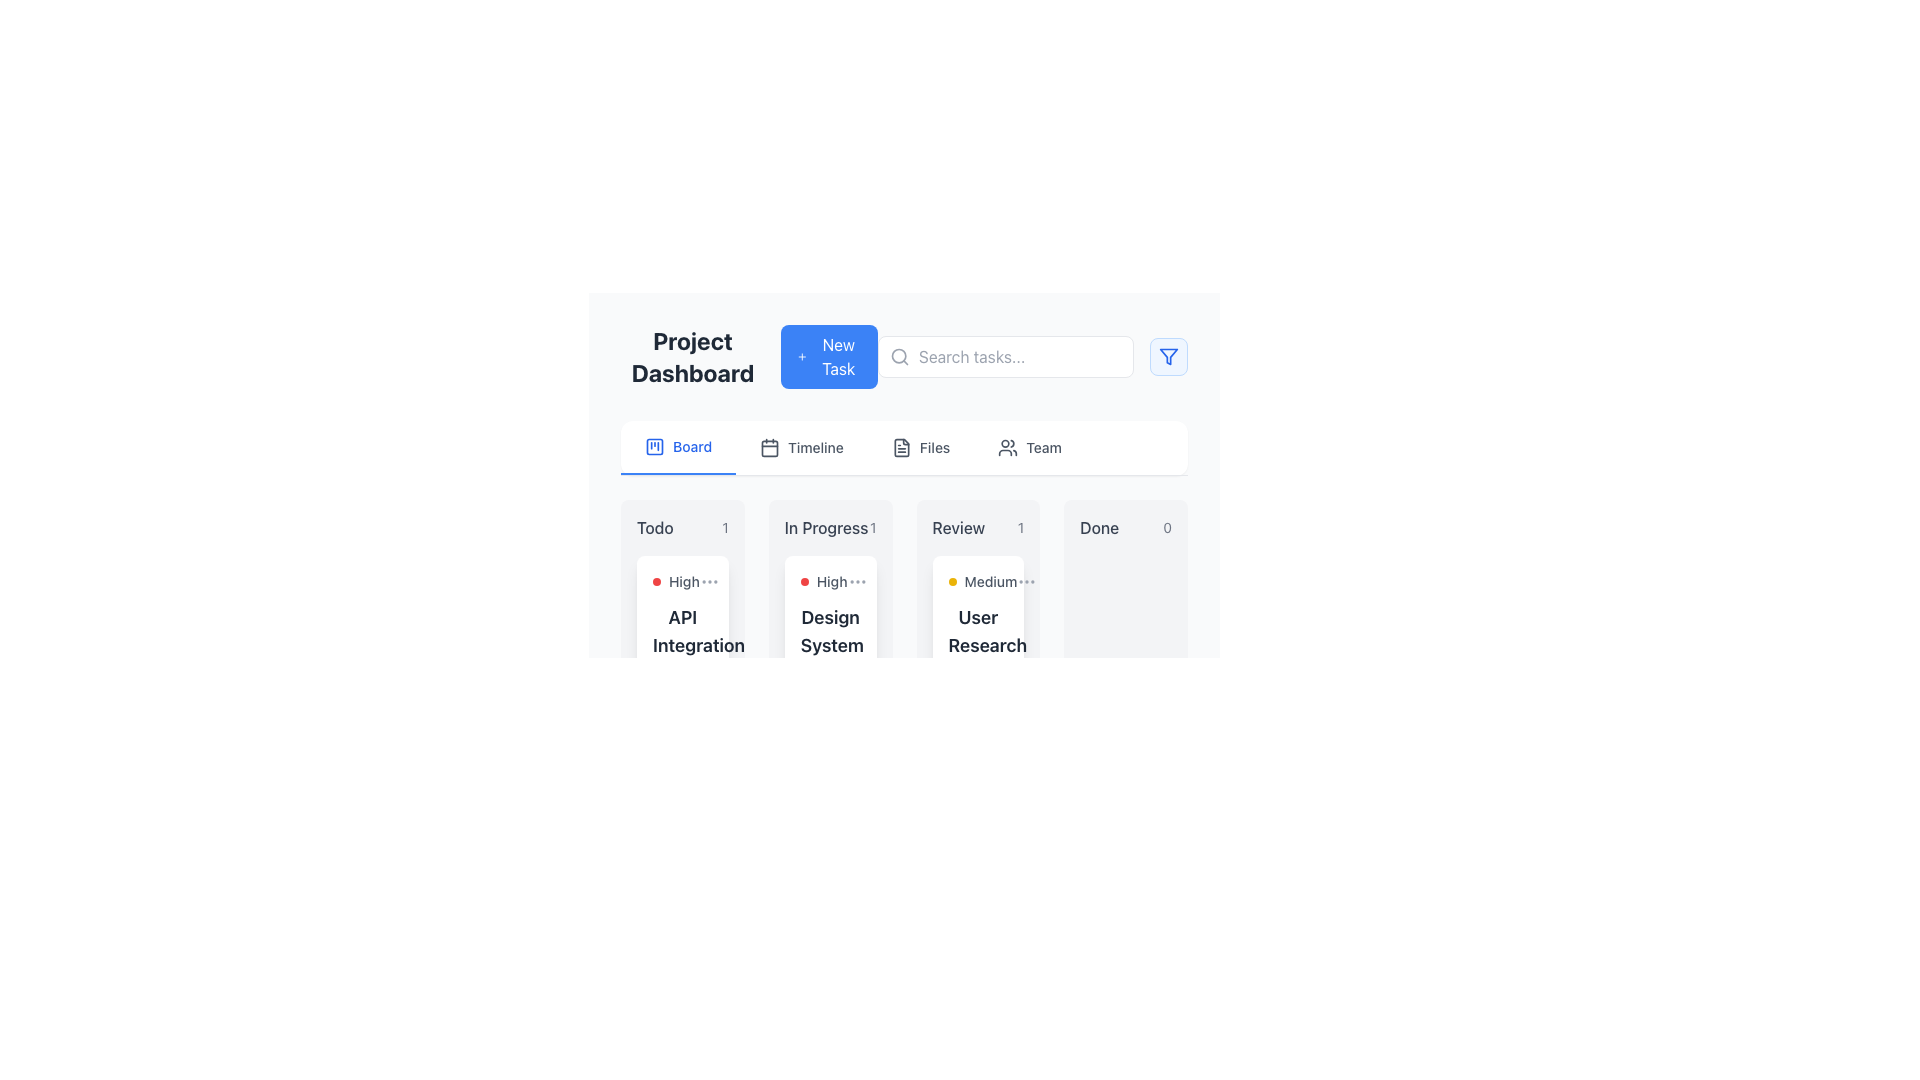 This screenshot has width=1920, height=1080. Describe the element at coordinates (838, 356) in the screenshot. I see `the blue button containing the text label indicating the action to create a new task, located in the top central area of the interface, next to a '+' symbol` at that location.